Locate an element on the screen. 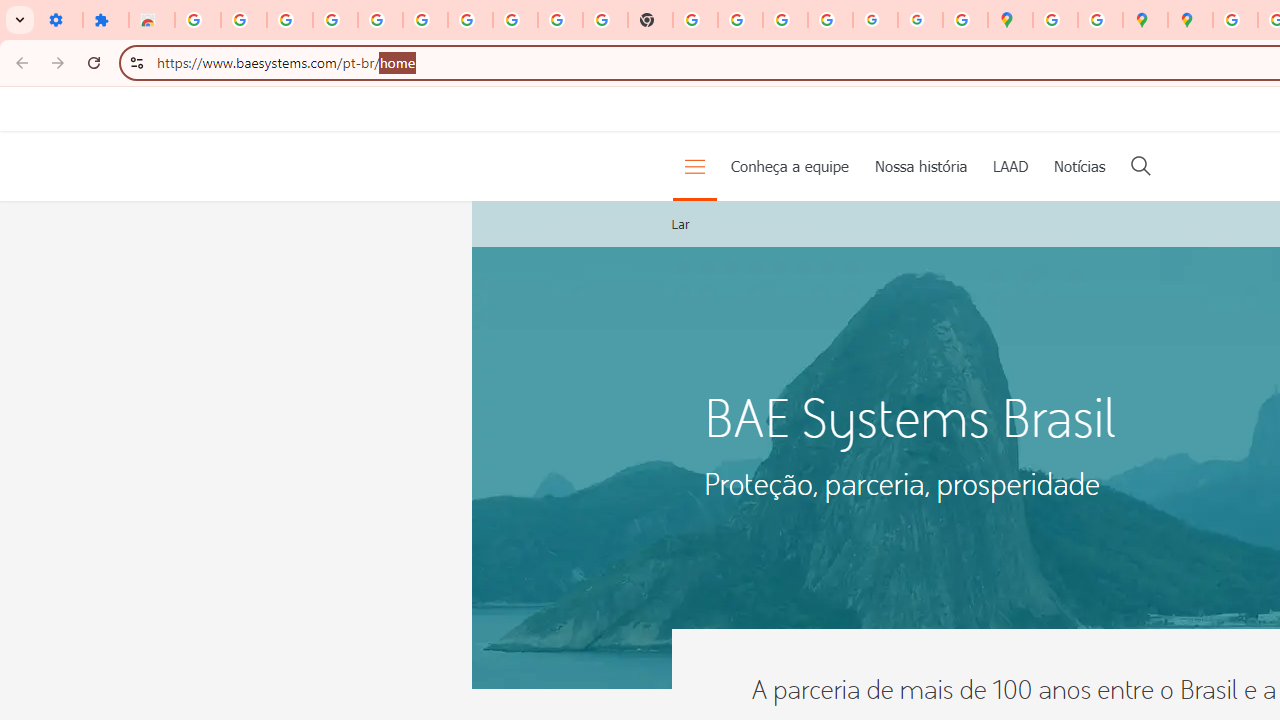 The height and width of the screenshot is (720, 1280). 'Safety in Our Products - Google Safety Center' is located at coordinates (1099, 20).